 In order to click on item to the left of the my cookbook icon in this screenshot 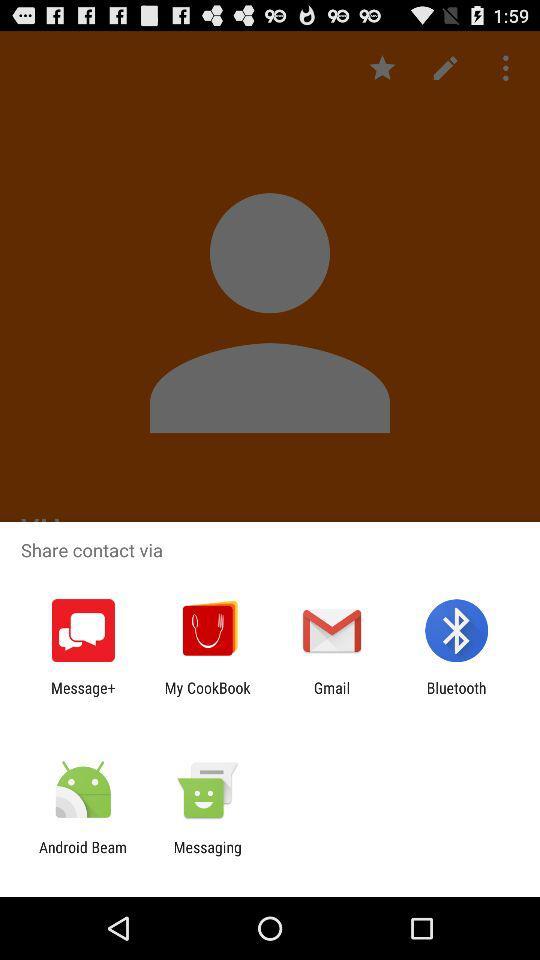, I will do `click(82, 696)`.